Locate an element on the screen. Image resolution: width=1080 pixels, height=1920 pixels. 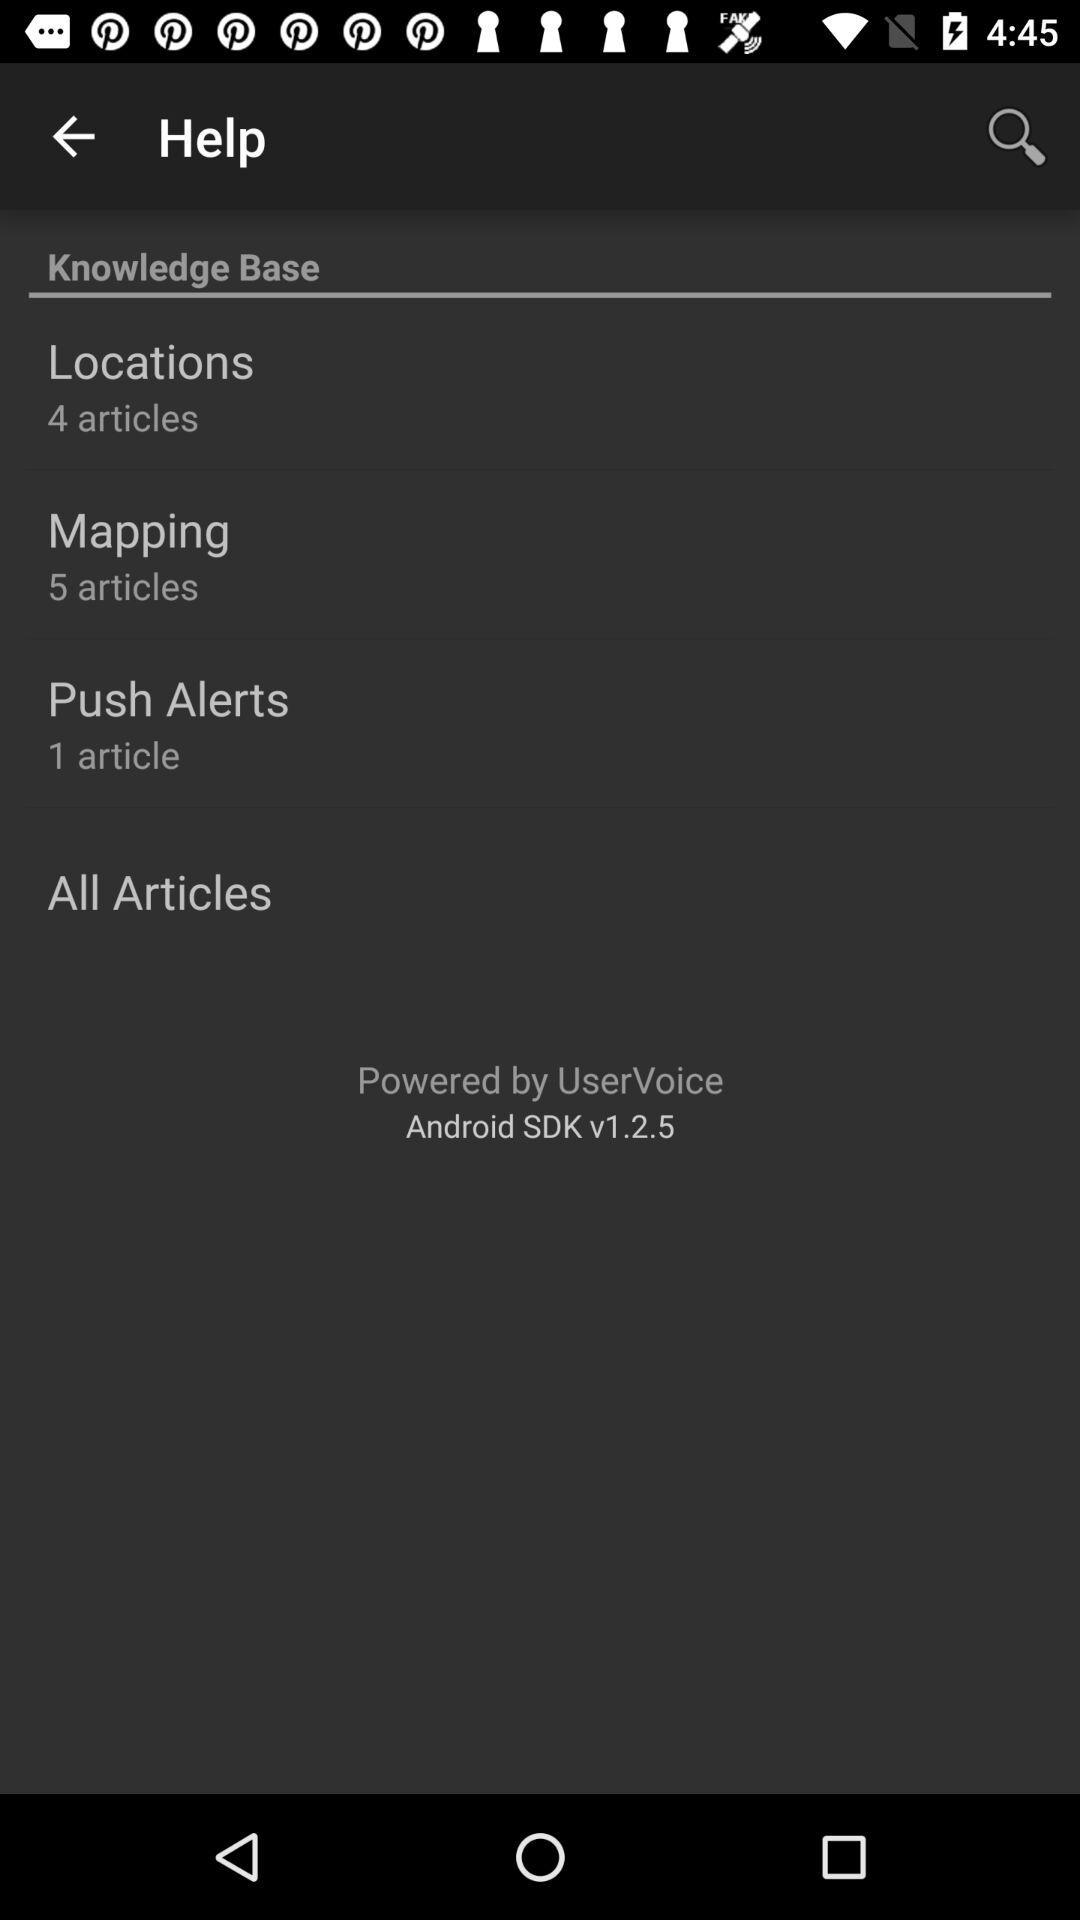
the locations icon is located at coordinates (149, 360).